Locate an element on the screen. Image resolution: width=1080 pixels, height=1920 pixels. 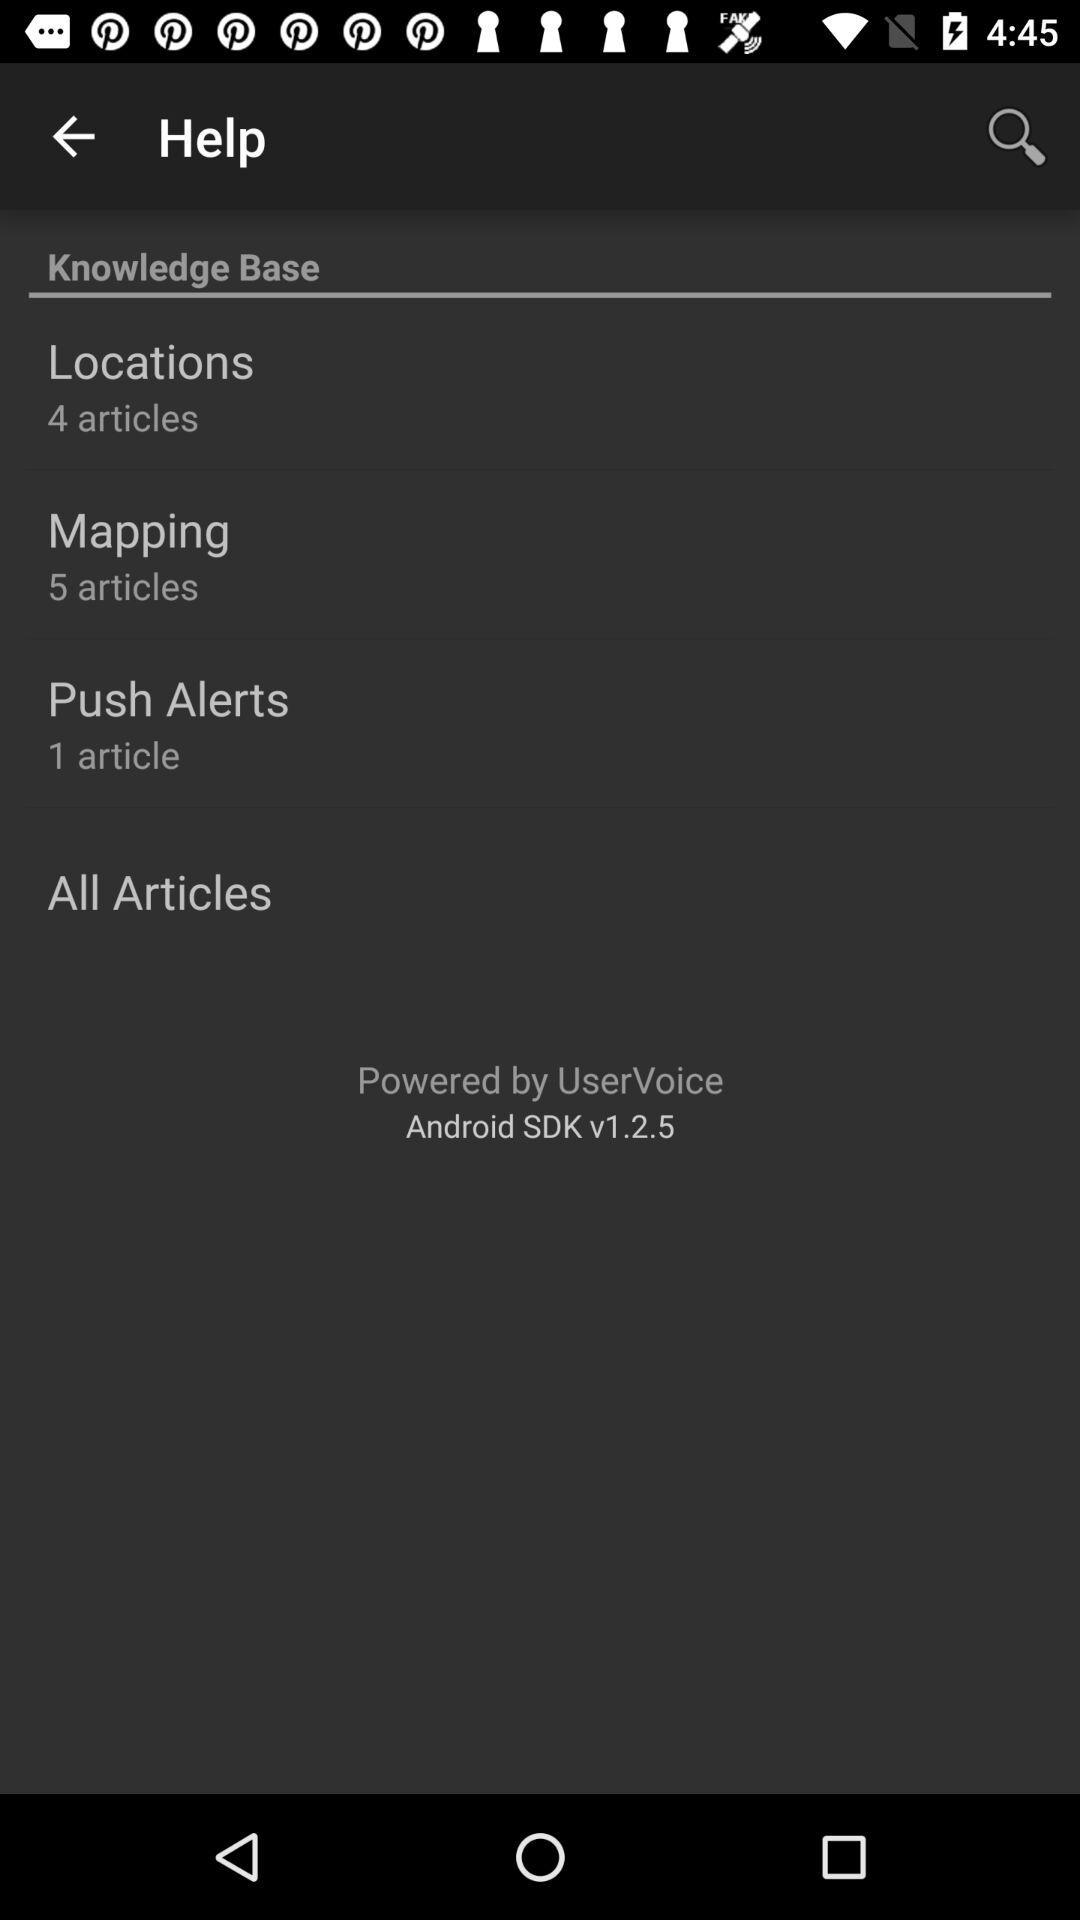
the locations icon is located at coordinates (149, 360).